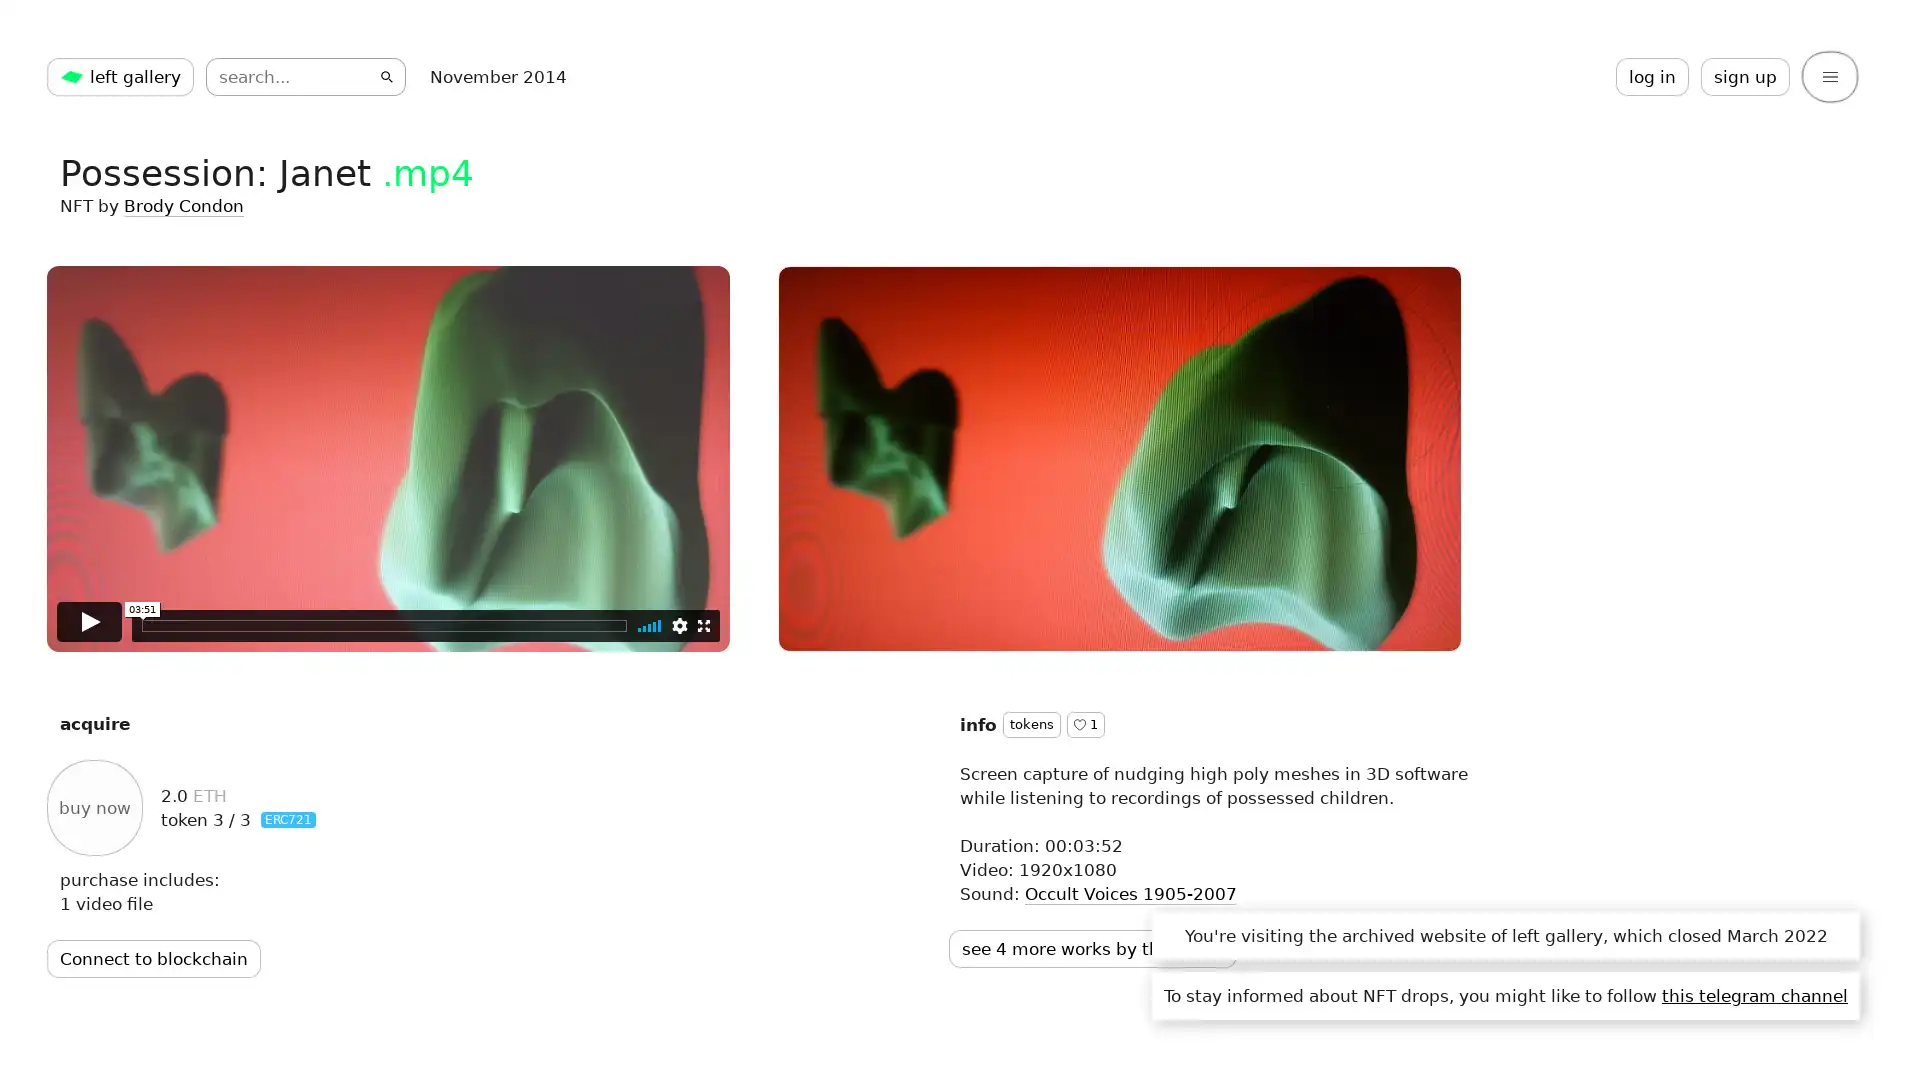 The width and height of the screenshot is (1920, 1080). What do you see at coordinates (152, 958) in the screenshot?
I see `Connect to blockchain` at bounding box center [152, 958].